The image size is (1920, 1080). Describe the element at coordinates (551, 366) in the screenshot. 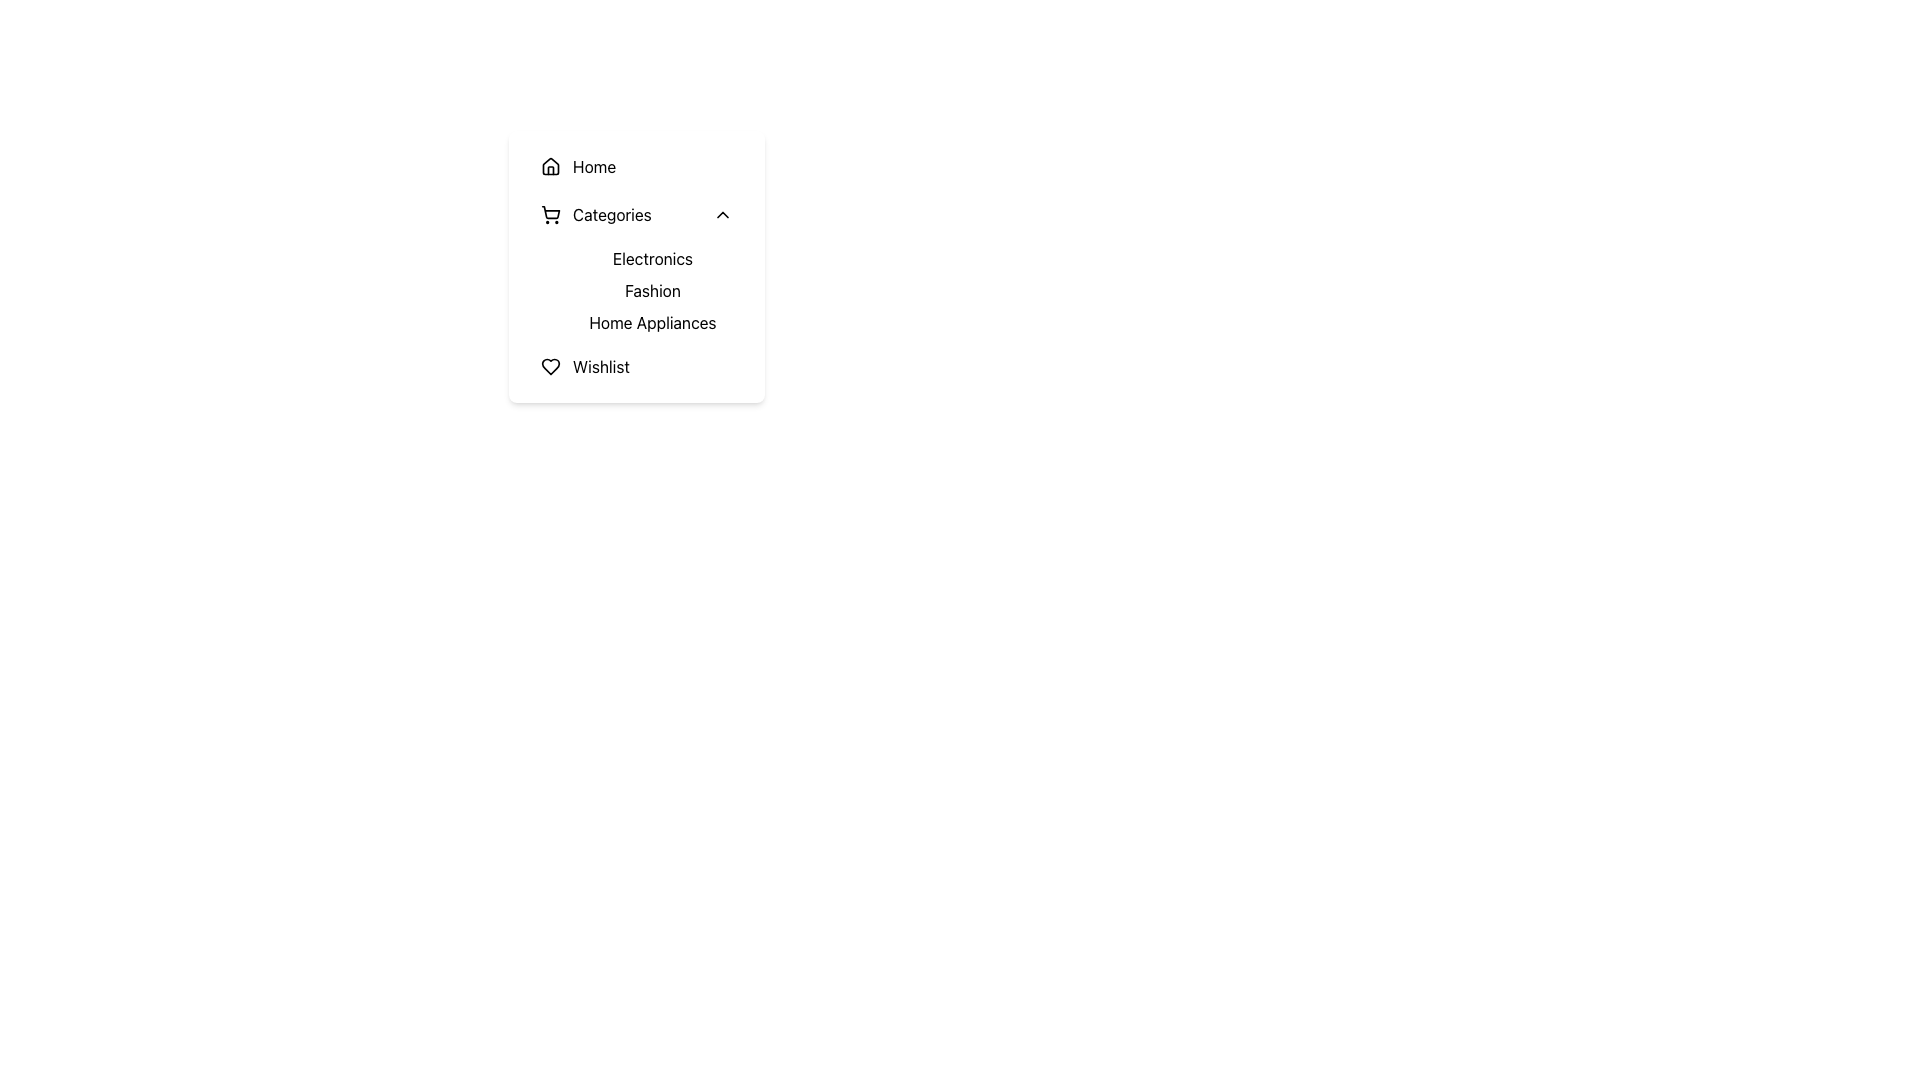

I see `the heart-shaped icon representing the 'Wishlist' in the vertical menu to interact with it` at that location.